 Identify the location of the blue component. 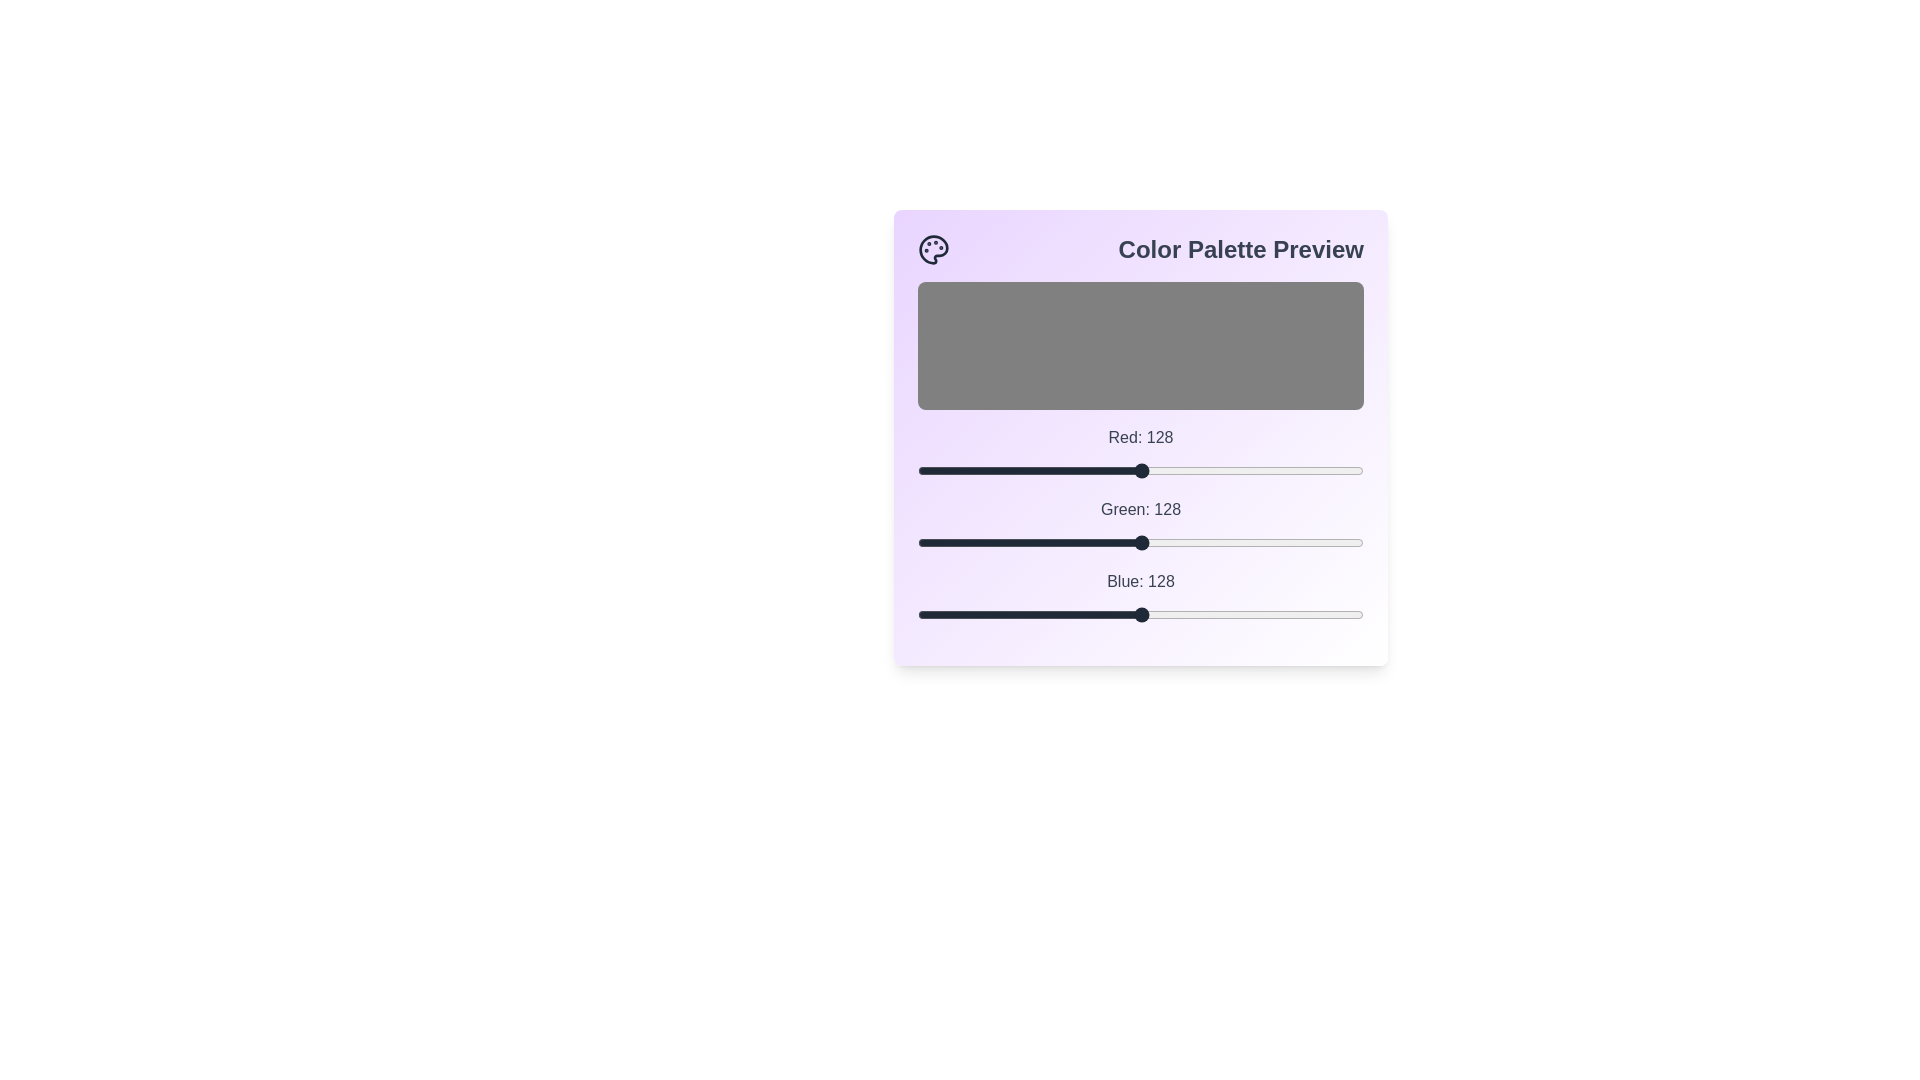
(1155, 613).